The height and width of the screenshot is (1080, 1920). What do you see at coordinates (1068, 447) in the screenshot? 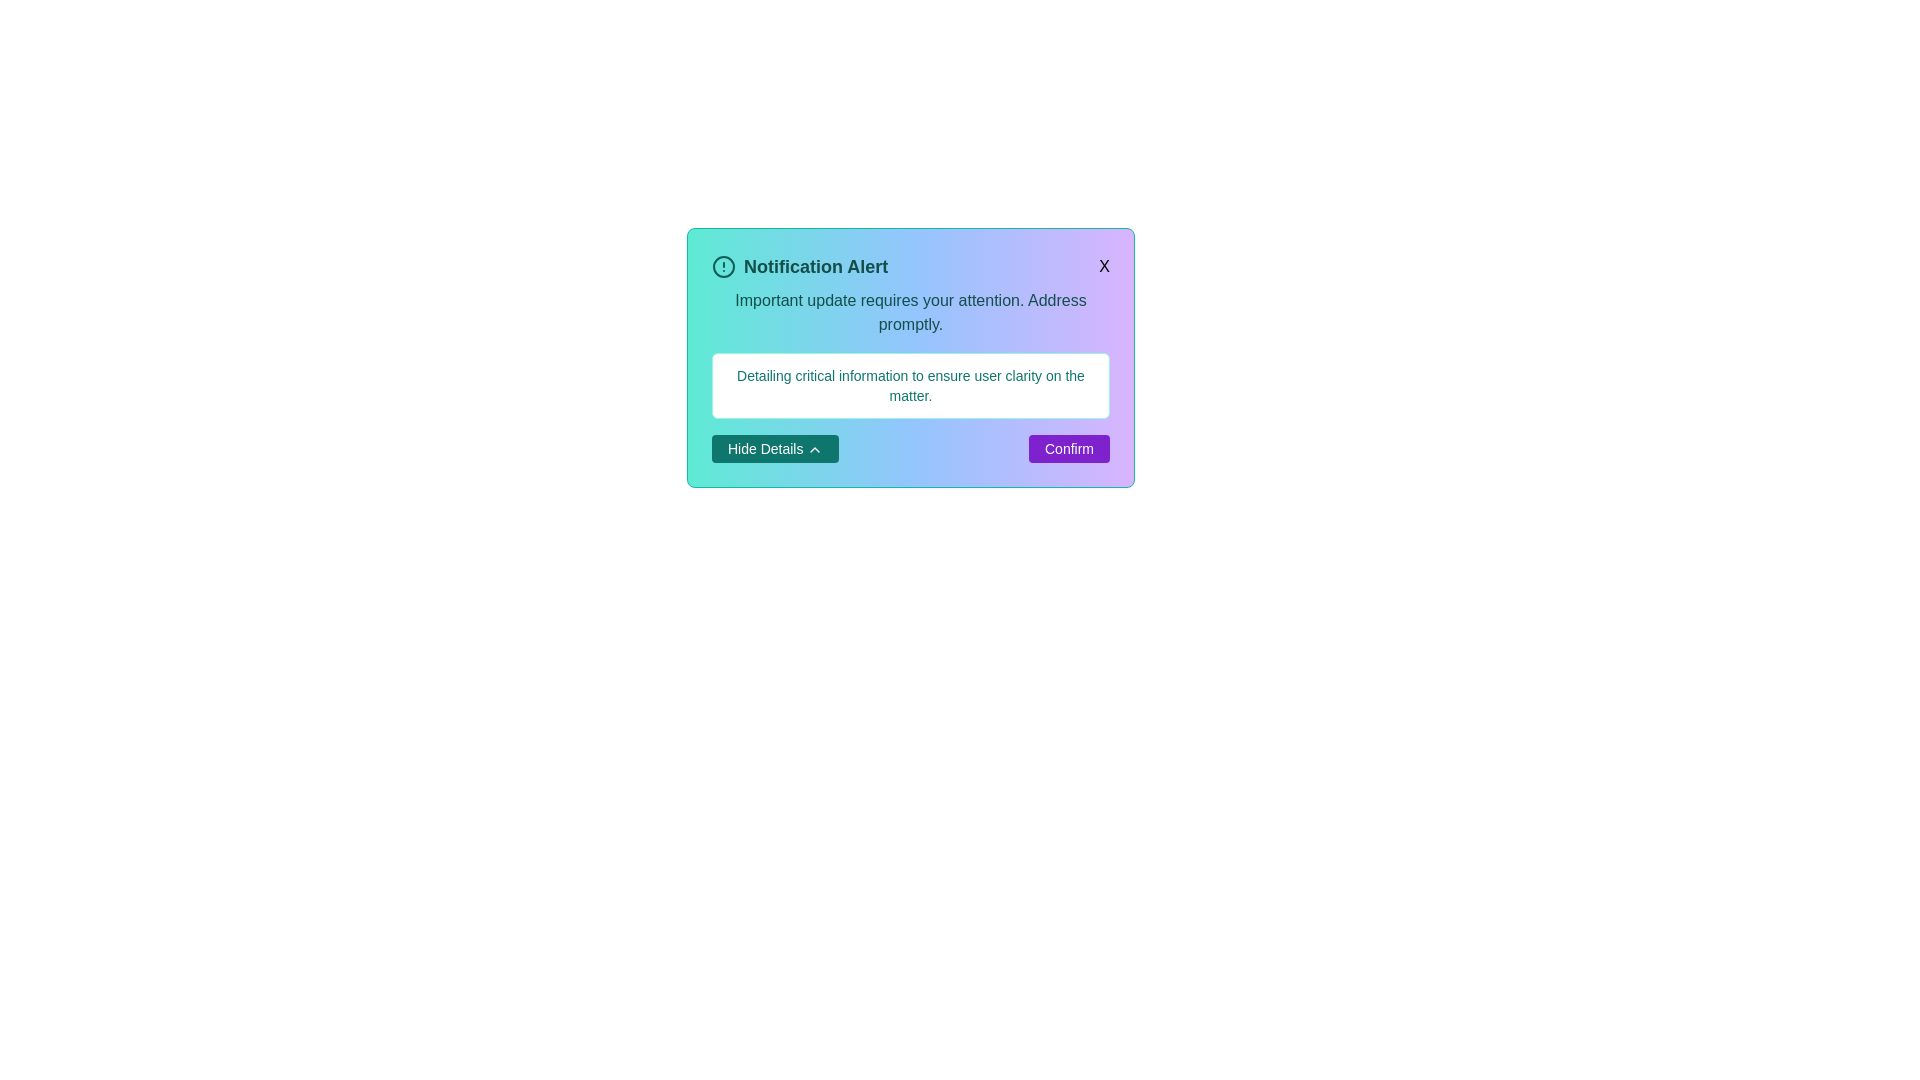
I see `the 'Confirm' button to acknowledge the alert` at bounding box center [1068, 447].